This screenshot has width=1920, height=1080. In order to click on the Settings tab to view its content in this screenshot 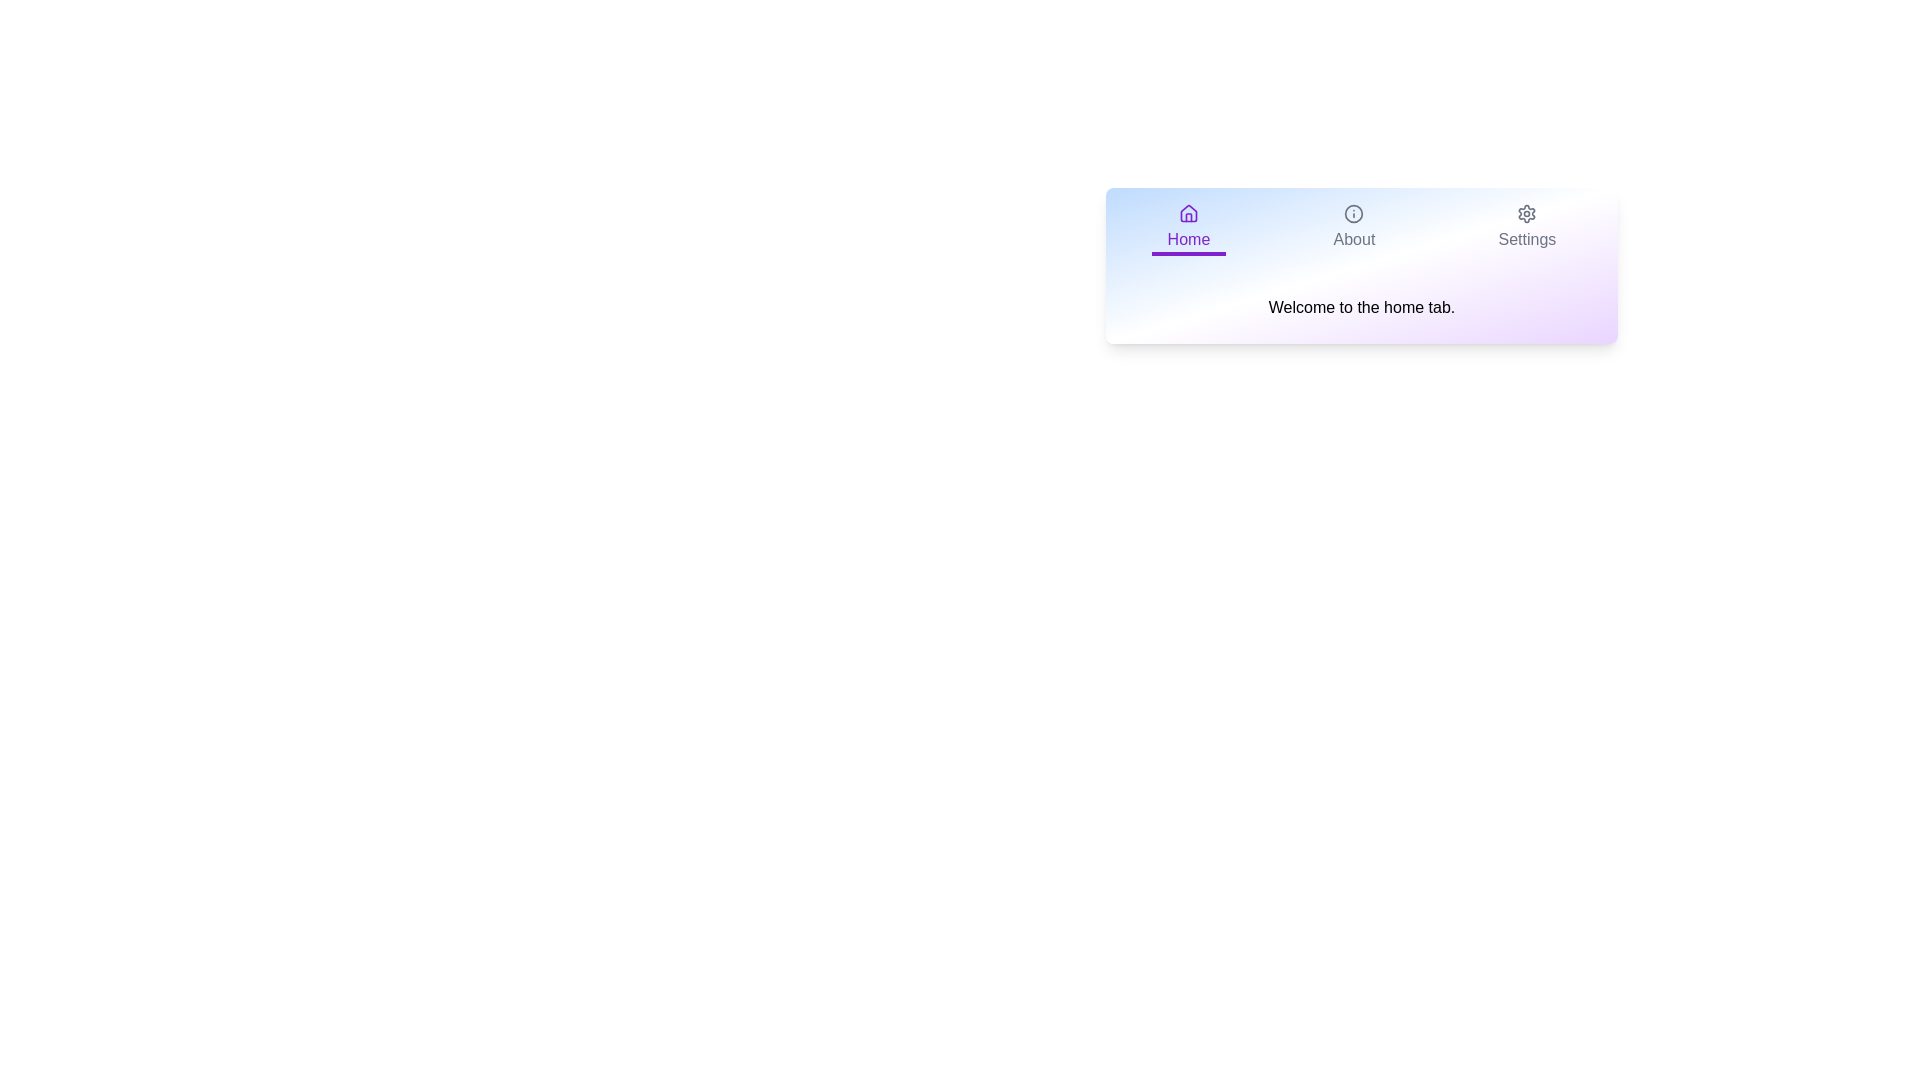, I will do `click(1526, 229)`.